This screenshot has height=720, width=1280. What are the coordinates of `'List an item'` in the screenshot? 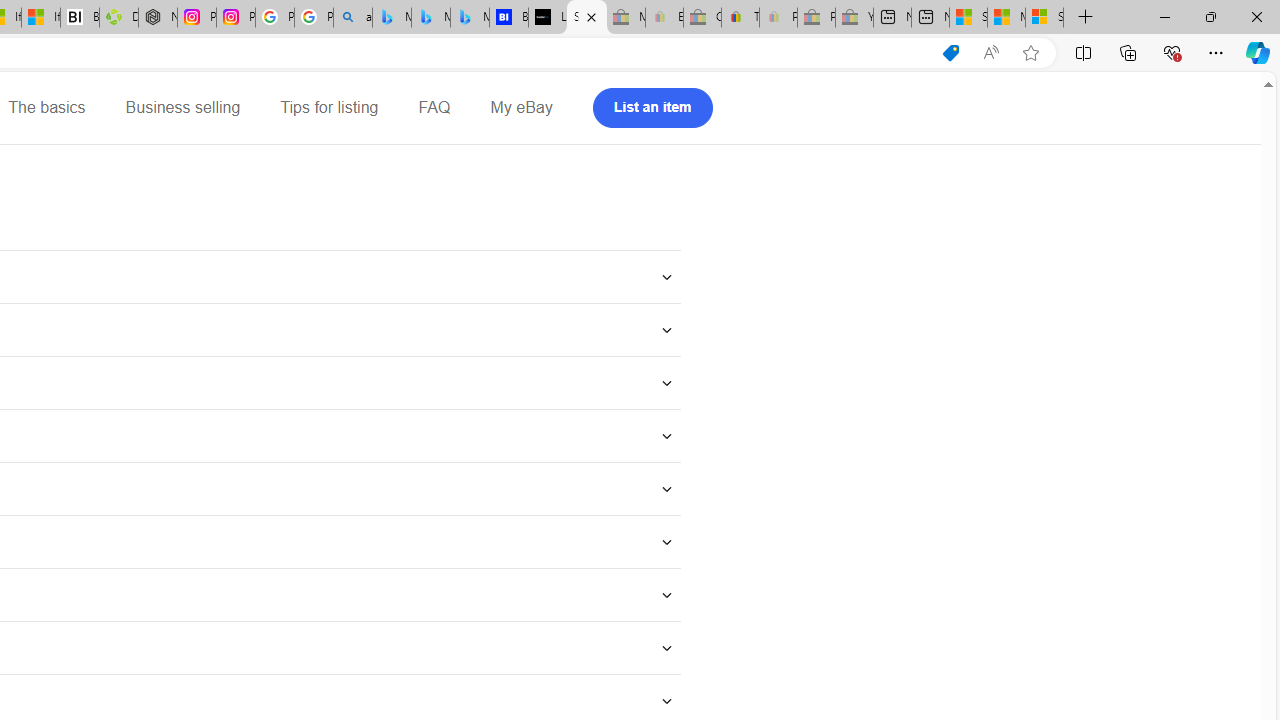 It's located at (652, 108).